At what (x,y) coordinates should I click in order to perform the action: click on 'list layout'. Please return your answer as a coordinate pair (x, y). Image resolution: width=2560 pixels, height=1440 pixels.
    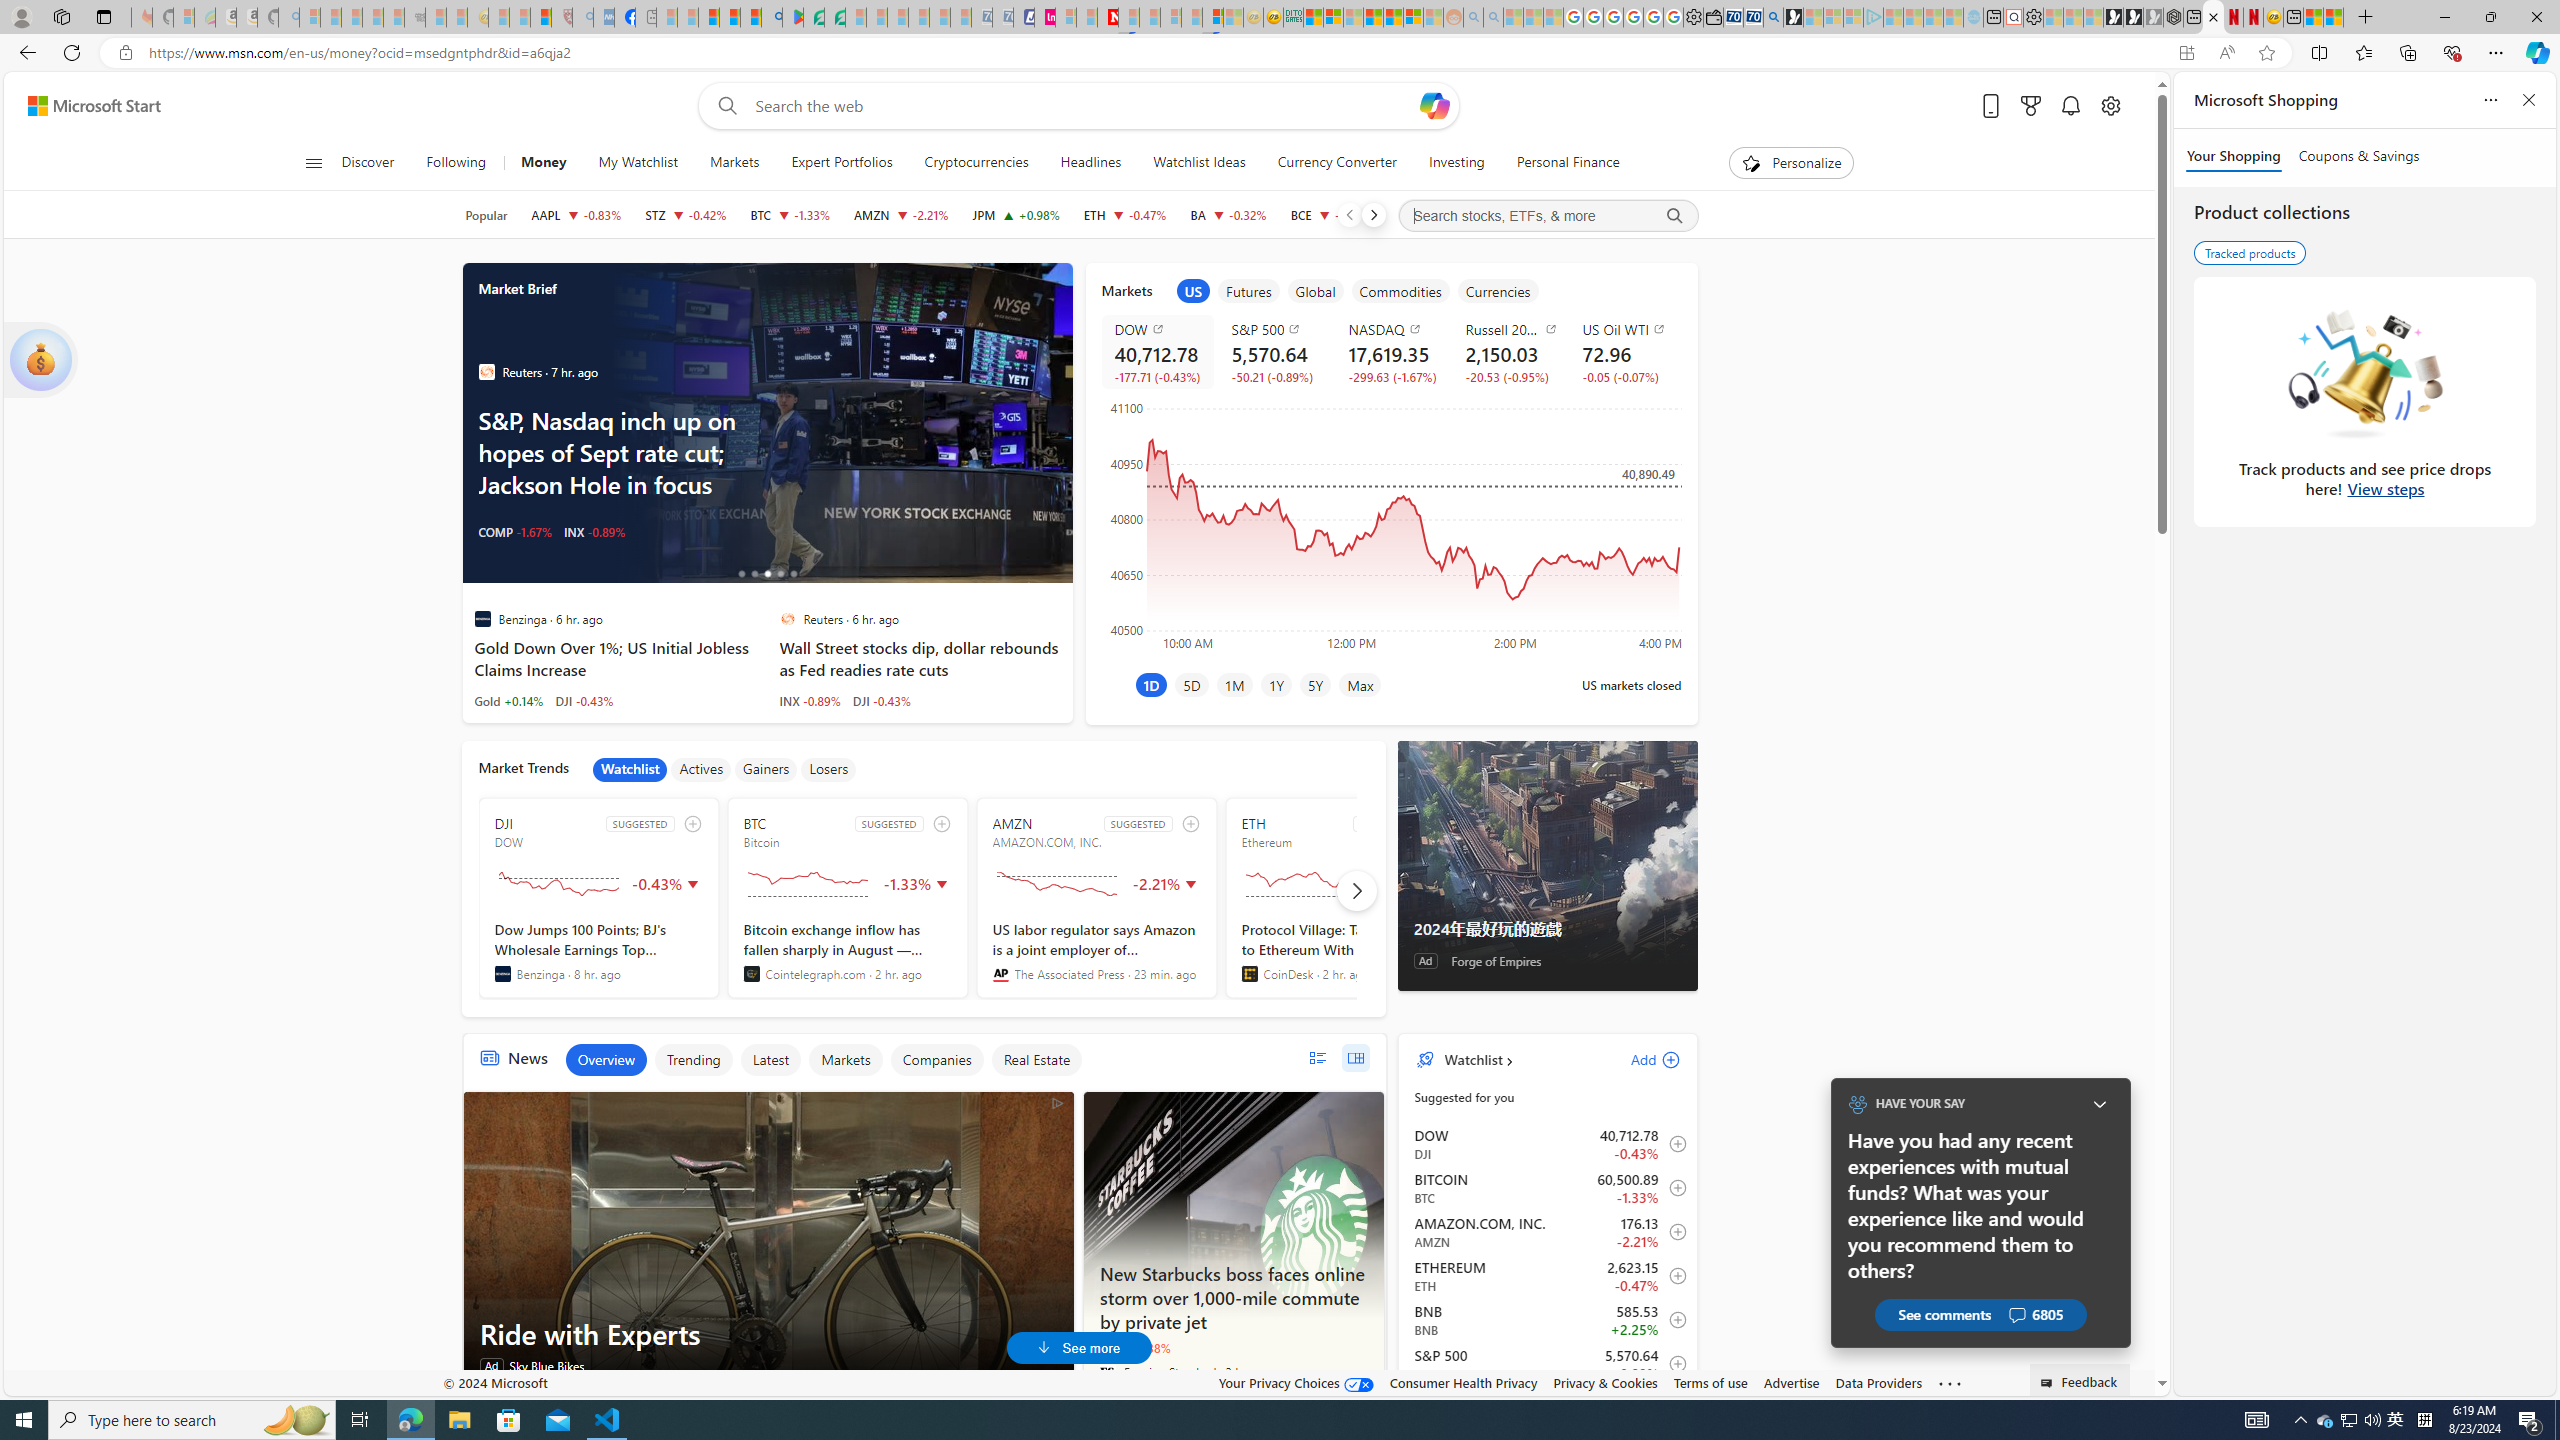
    Looking at the image, I should click on (1316, 1057).